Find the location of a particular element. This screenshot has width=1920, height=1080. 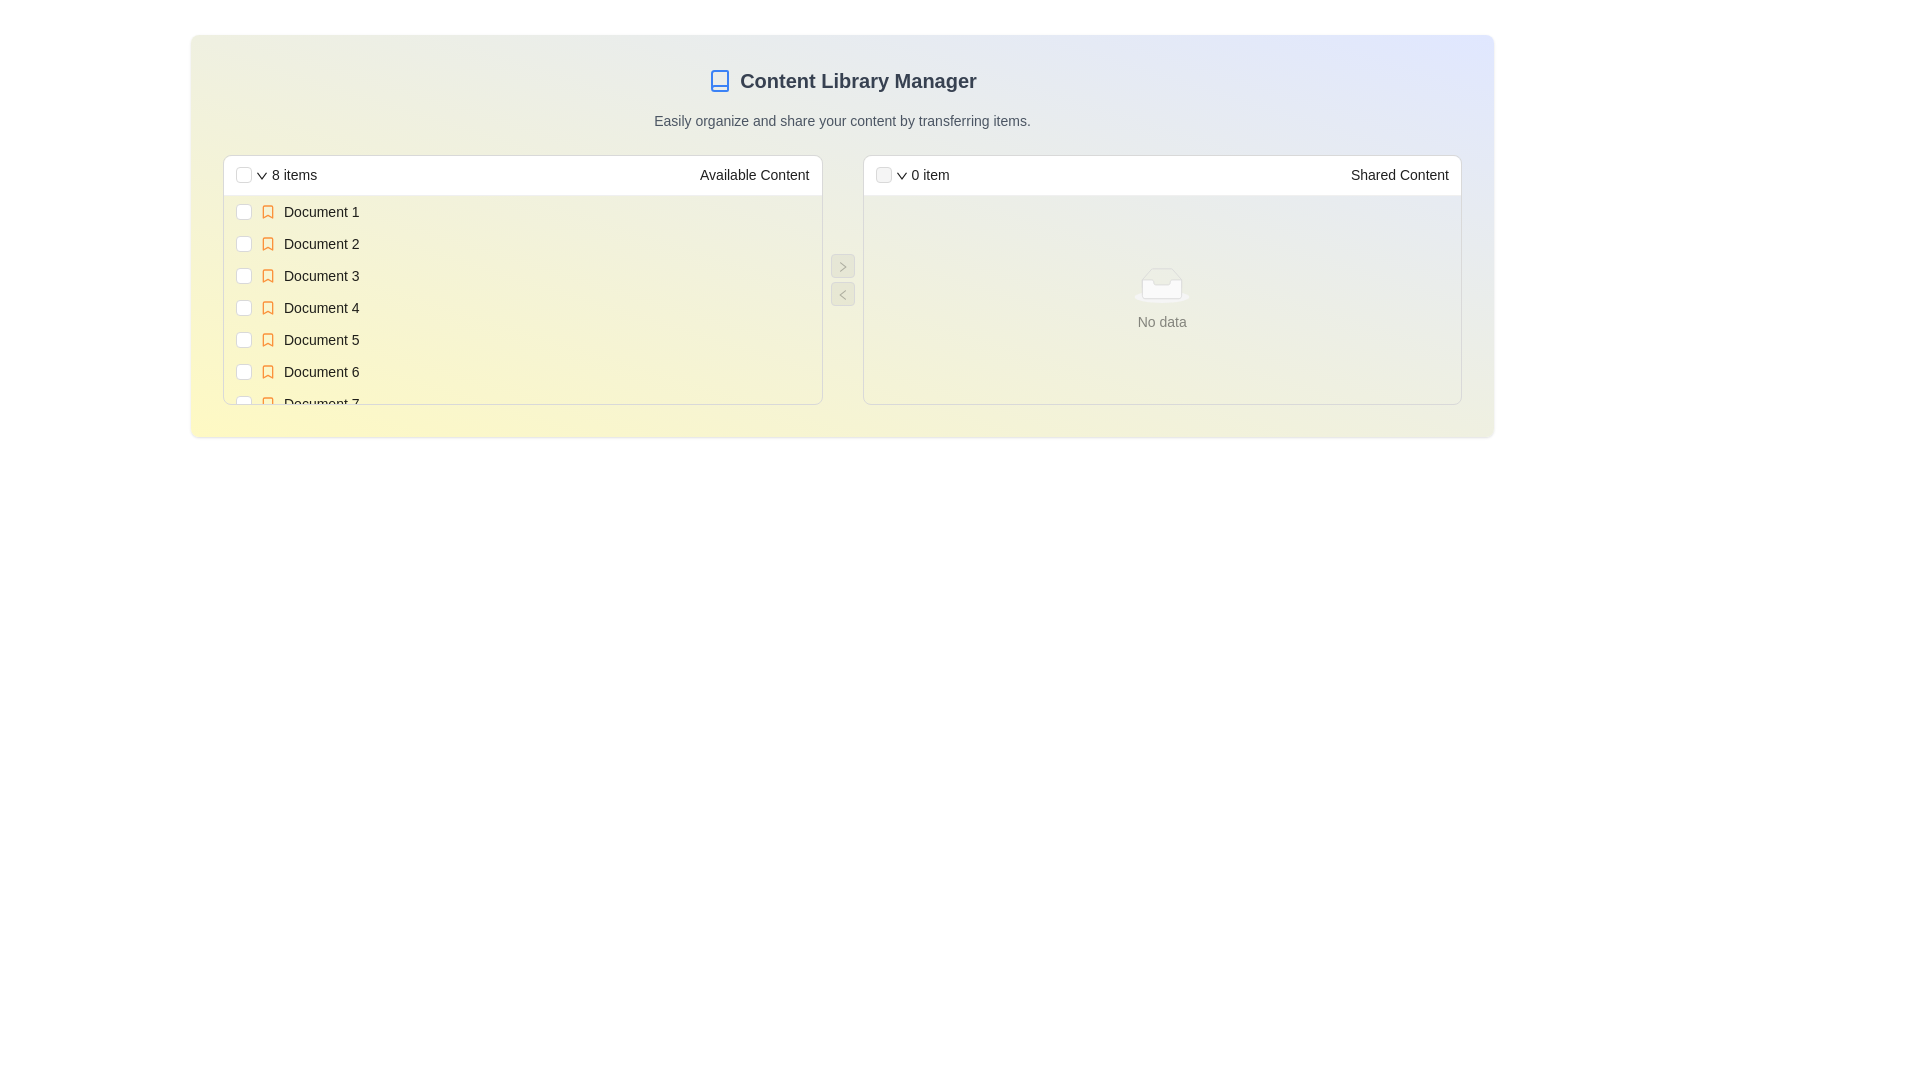

the bookmark icon located is located at coordinates (267, 404).